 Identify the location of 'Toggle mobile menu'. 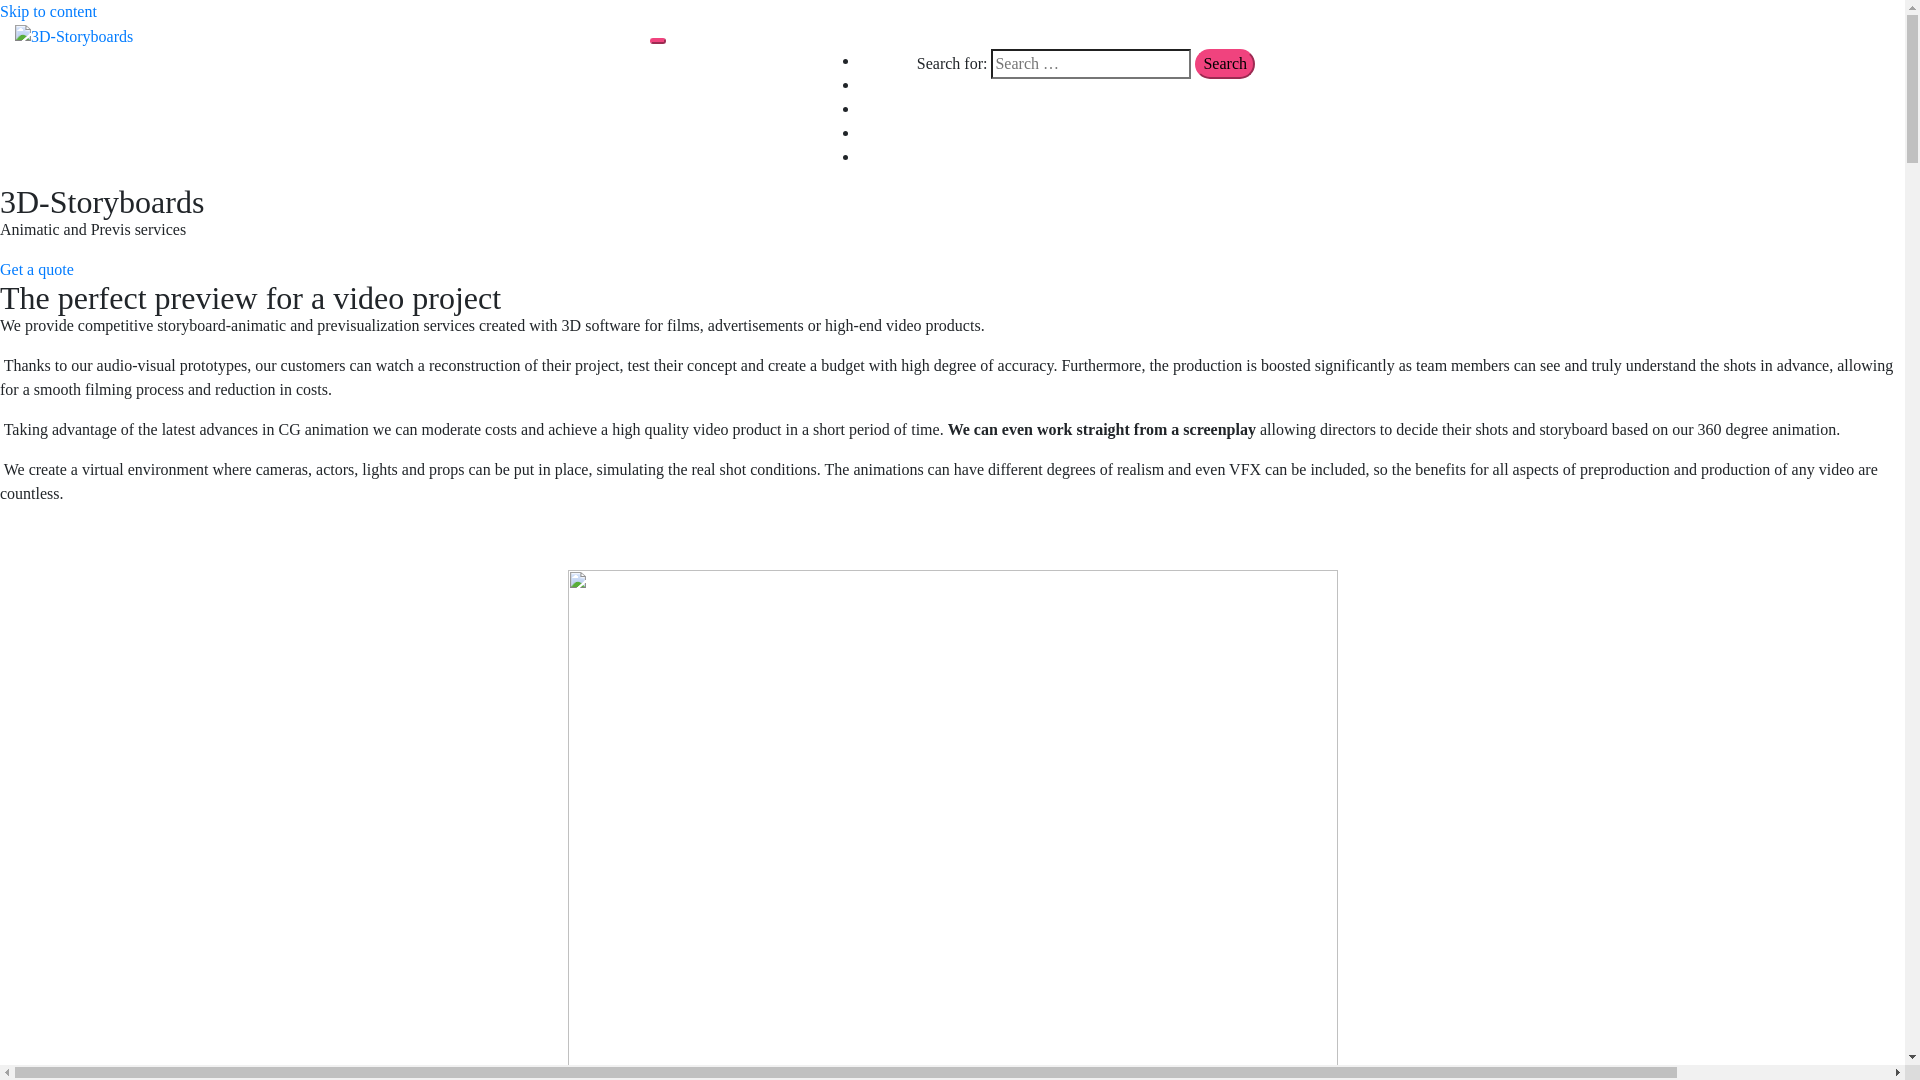
(657, 41).